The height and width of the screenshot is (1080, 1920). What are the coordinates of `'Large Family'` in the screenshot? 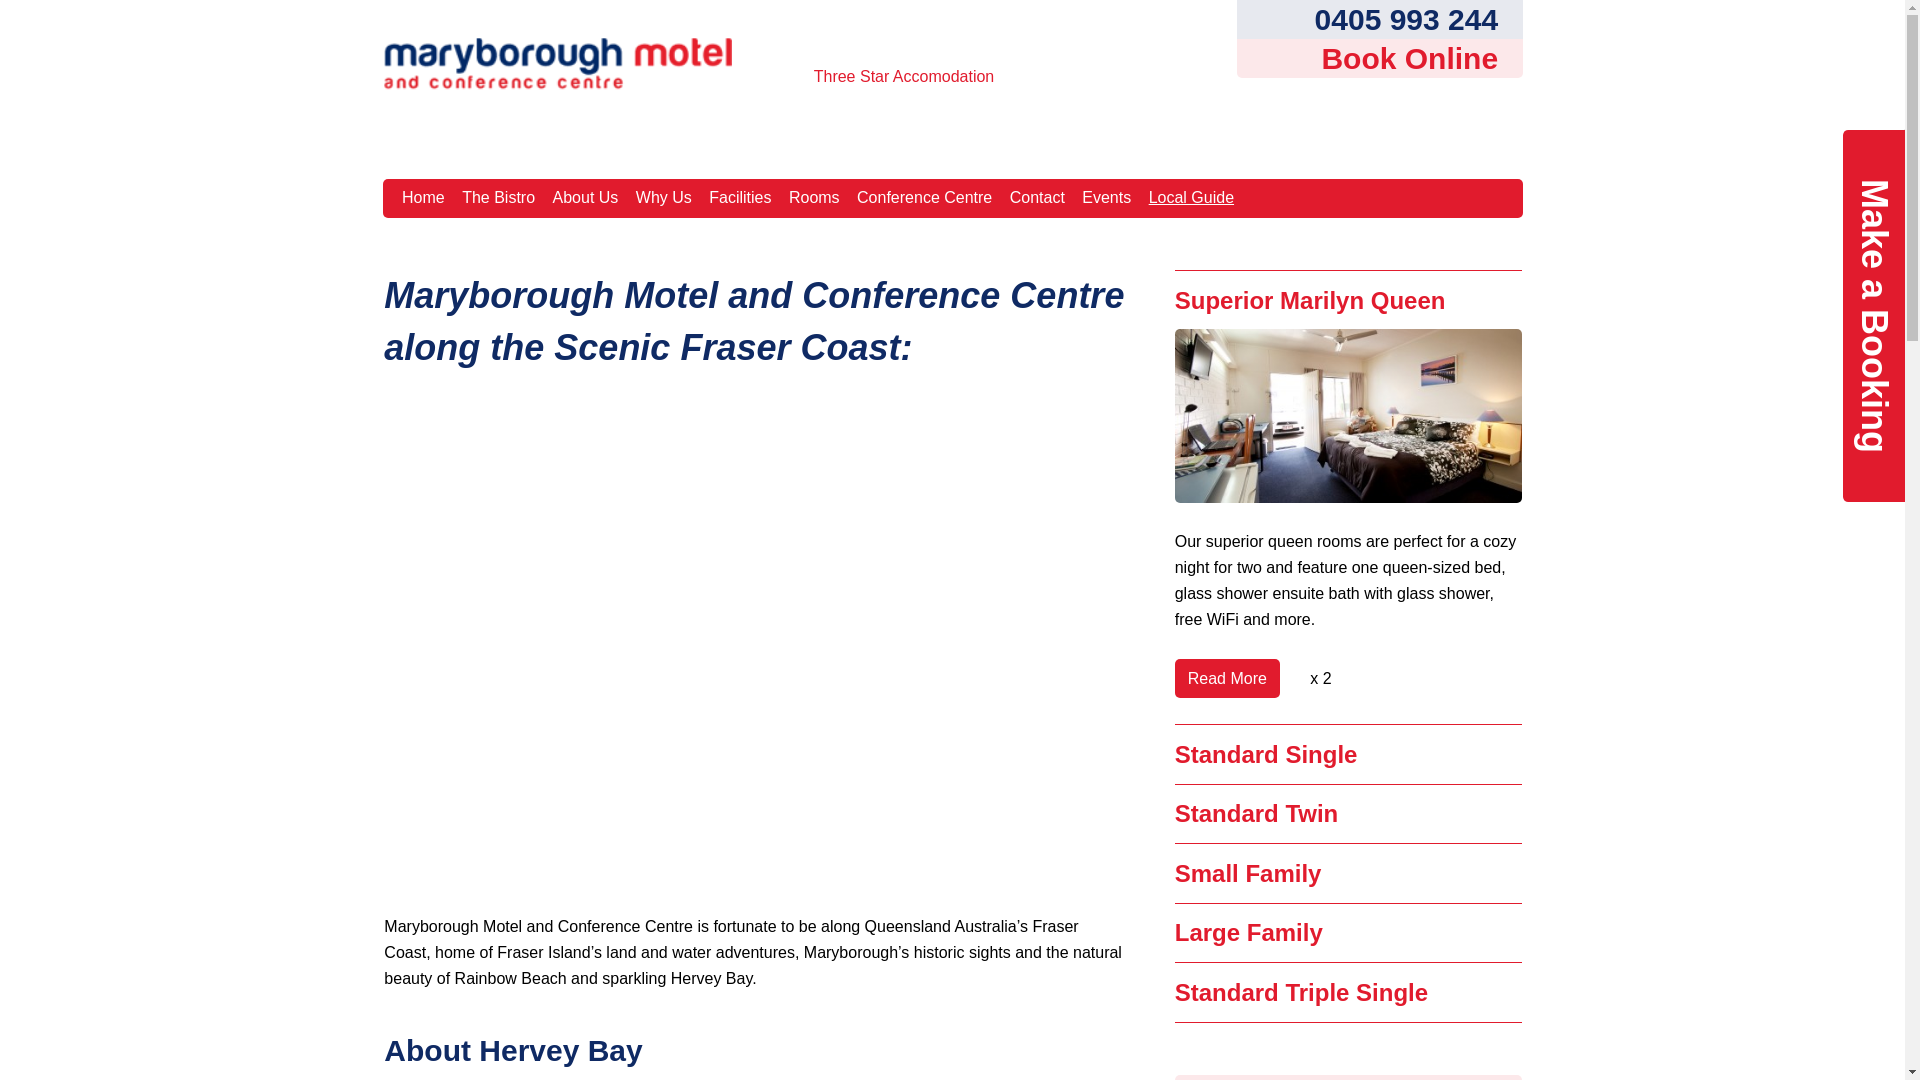 It's located at (1247, 932).